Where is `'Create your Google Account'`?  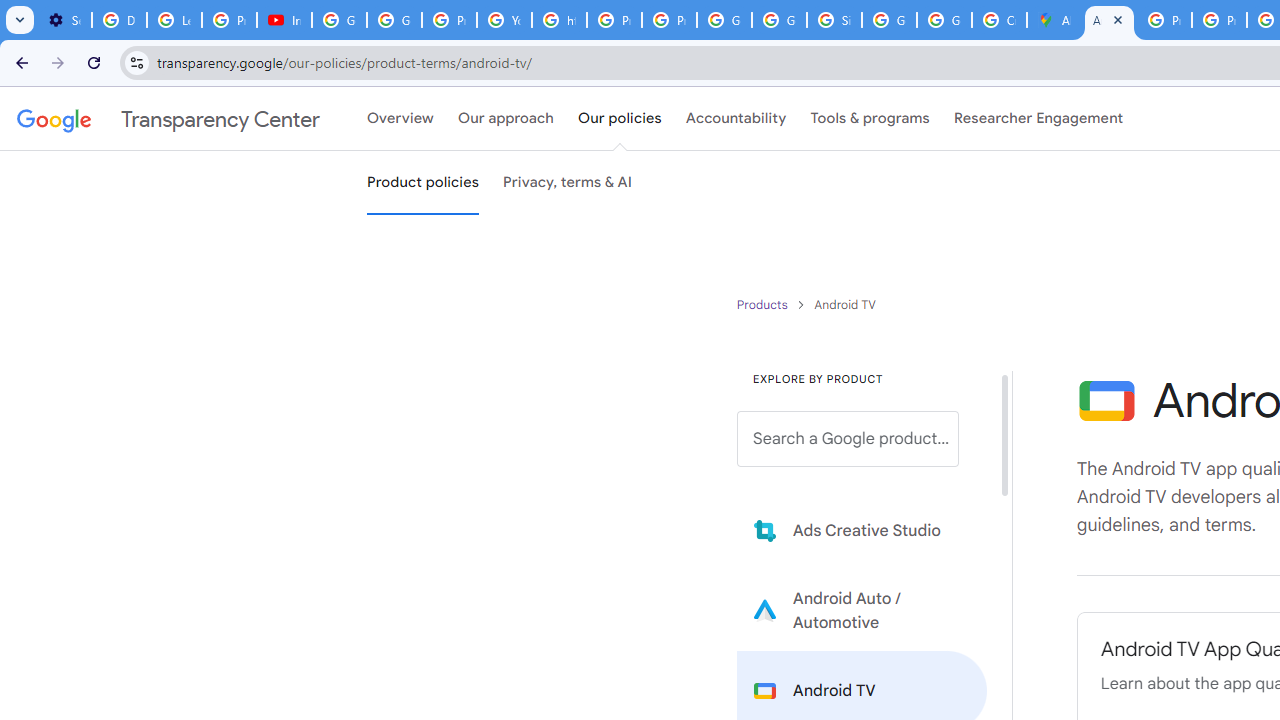 'Create your Google Account' is located at coordinates (999, 20).